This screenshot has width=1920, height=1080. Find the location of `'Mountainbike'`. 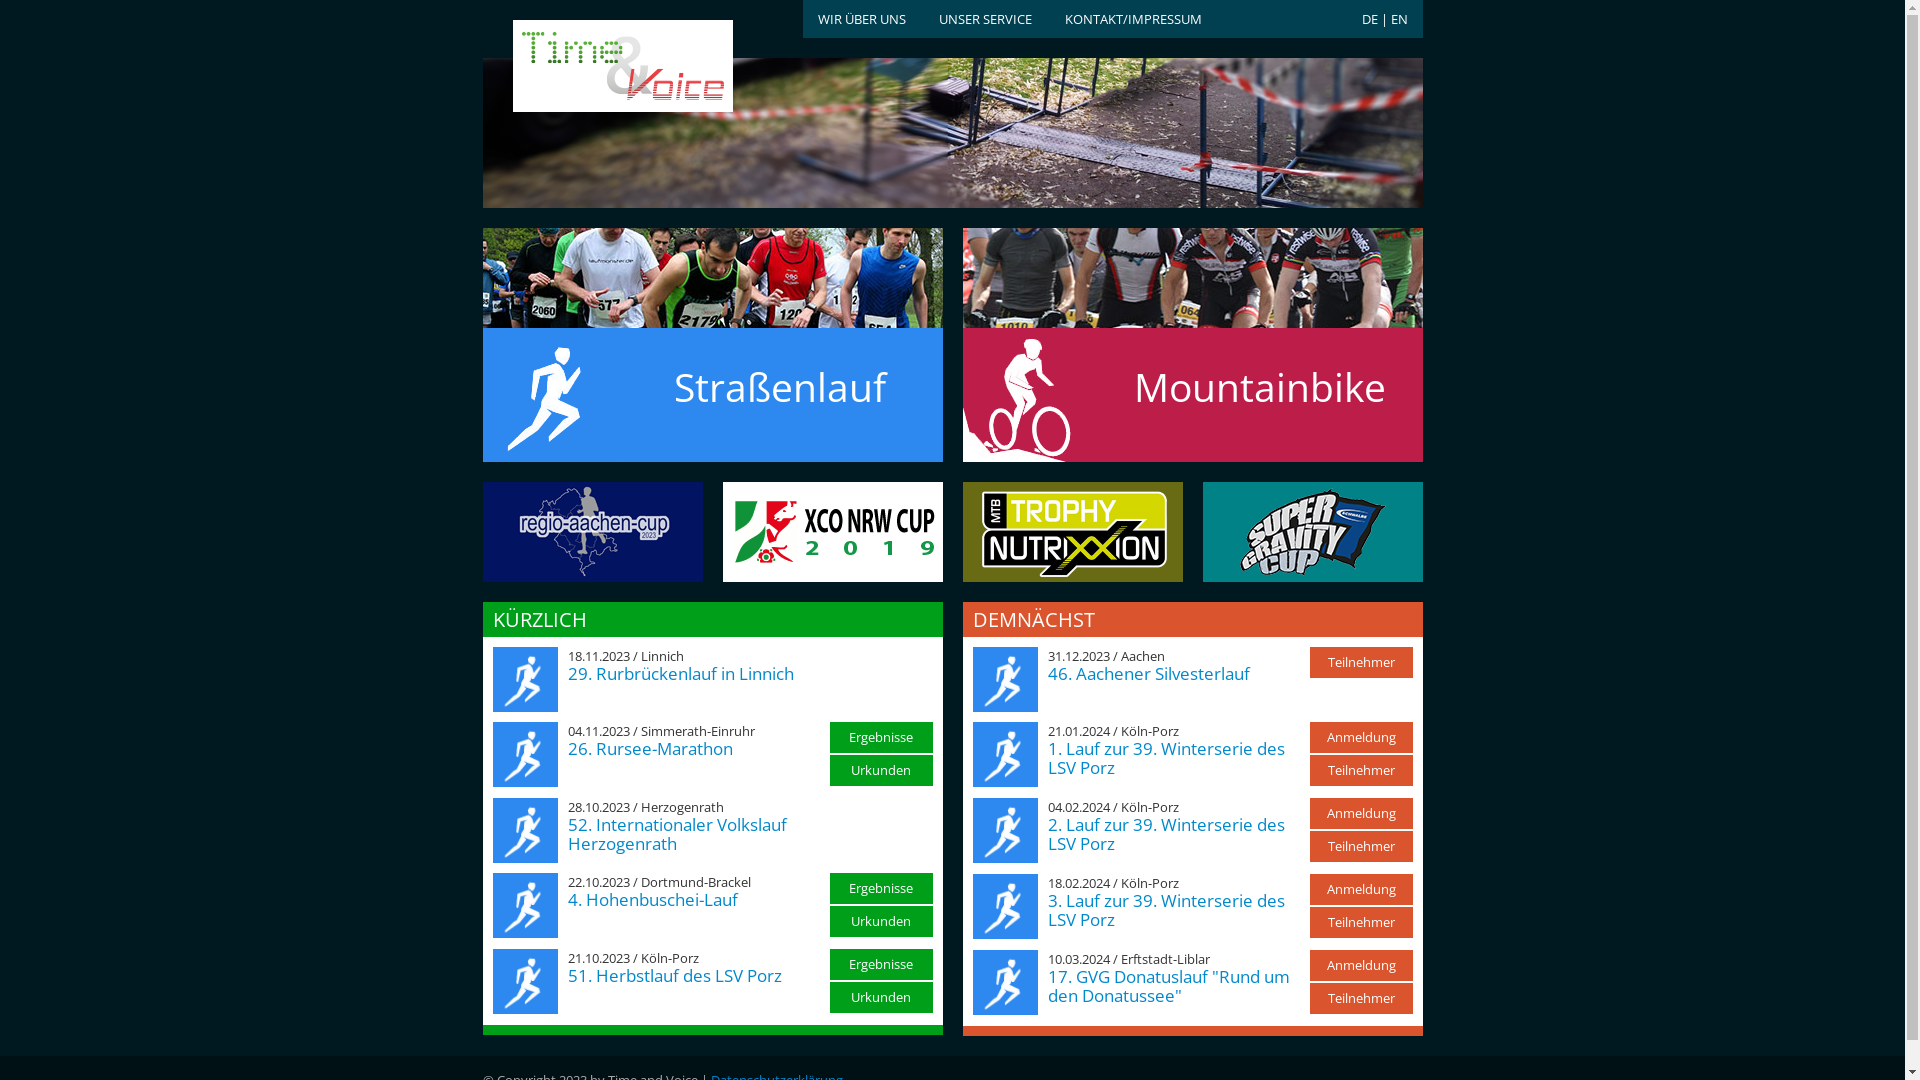

'Mountainbike' is located at coordinates (1191, 362).